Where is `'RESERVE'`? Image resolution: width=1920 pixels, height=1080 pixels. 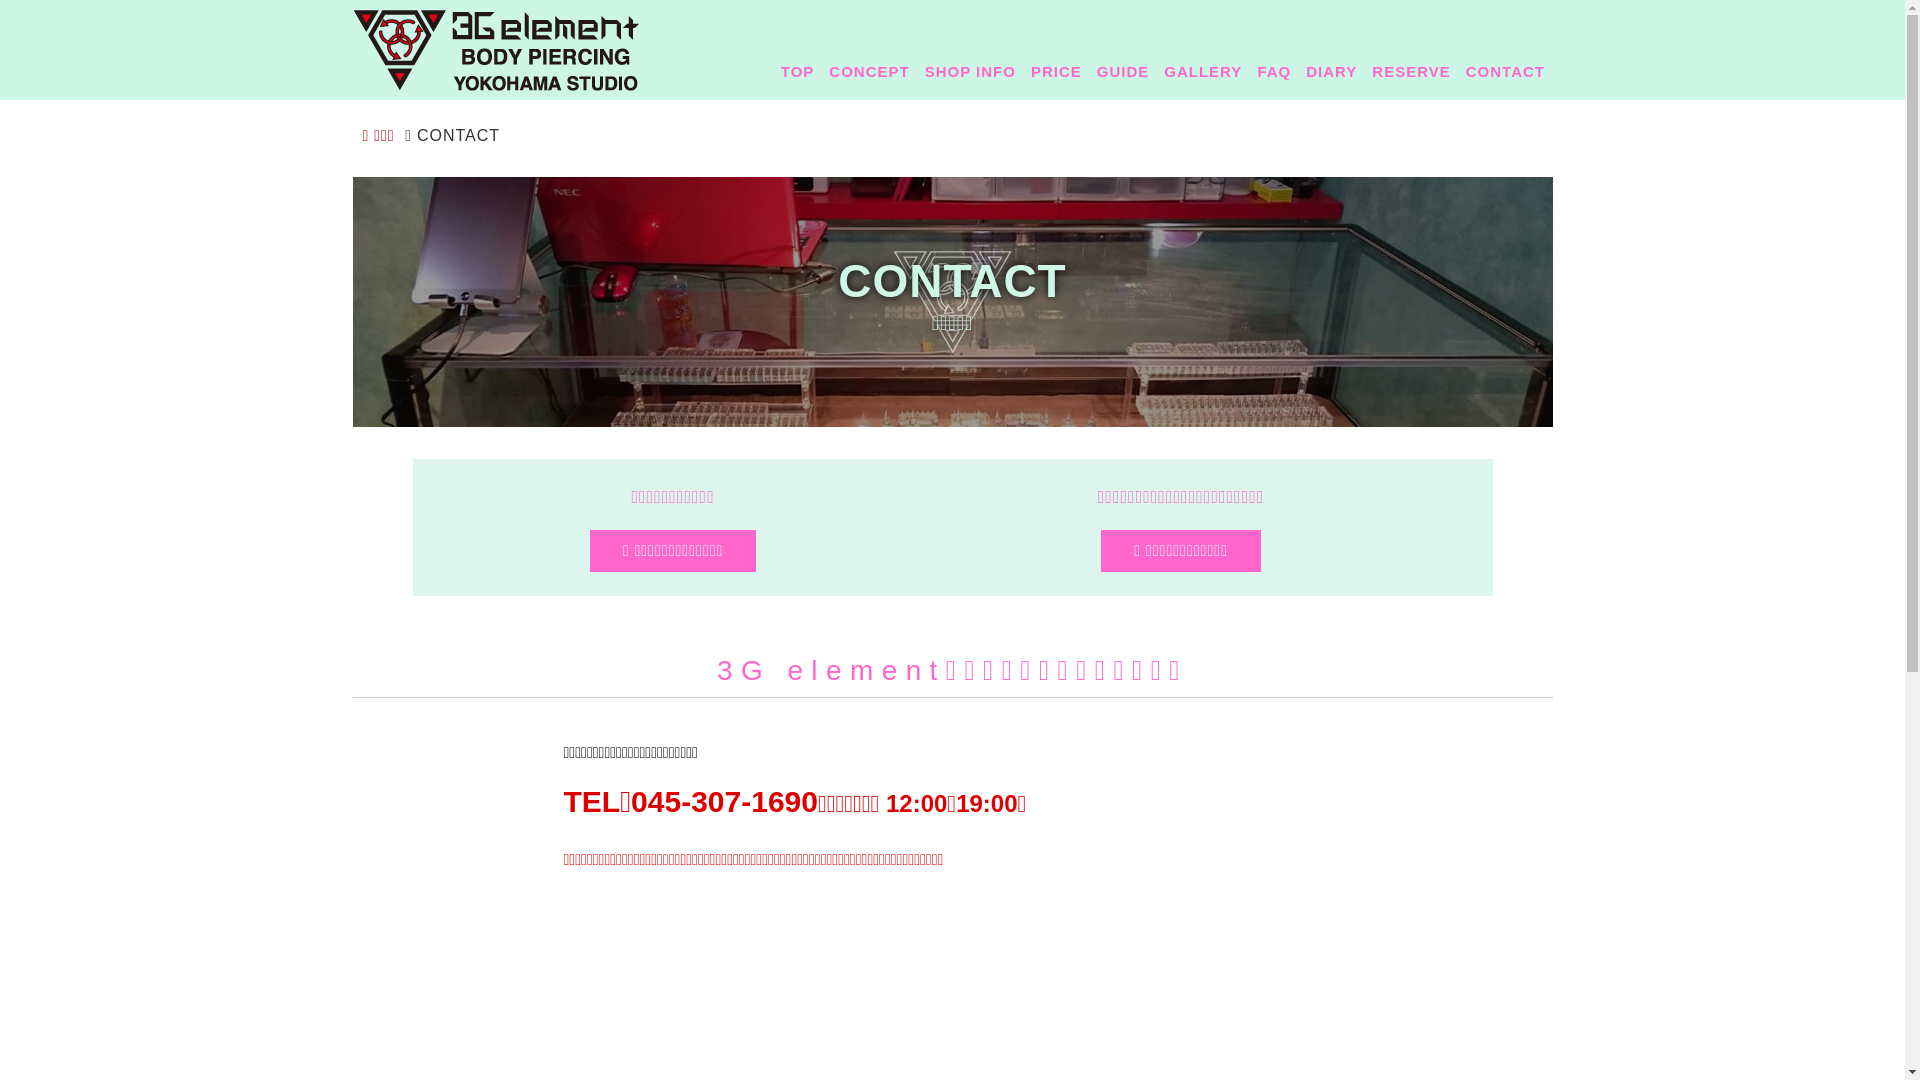
'RESERVE' is located at coordinates (1363, 69).